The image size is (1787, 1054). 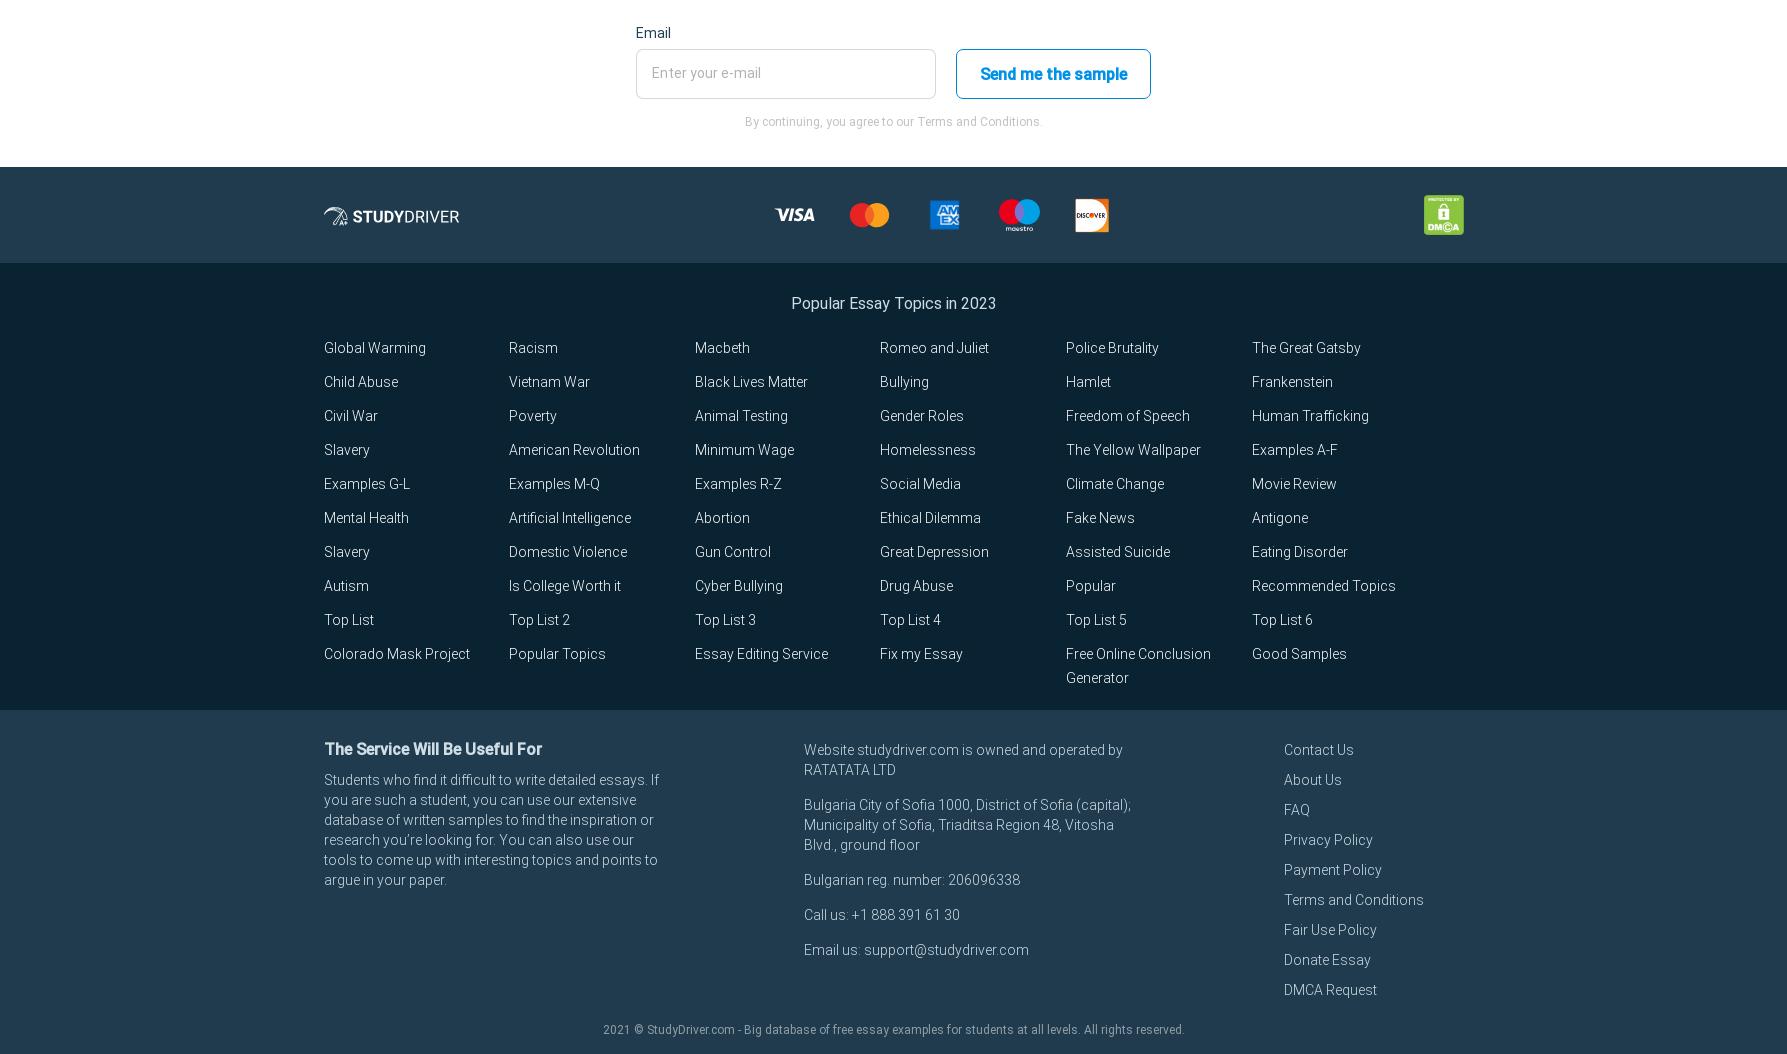 What do you see at coordinates (914, 949) in the screenshot?
I see `'Email us: support@studydriver.com'` at bounding box center [914, 949].